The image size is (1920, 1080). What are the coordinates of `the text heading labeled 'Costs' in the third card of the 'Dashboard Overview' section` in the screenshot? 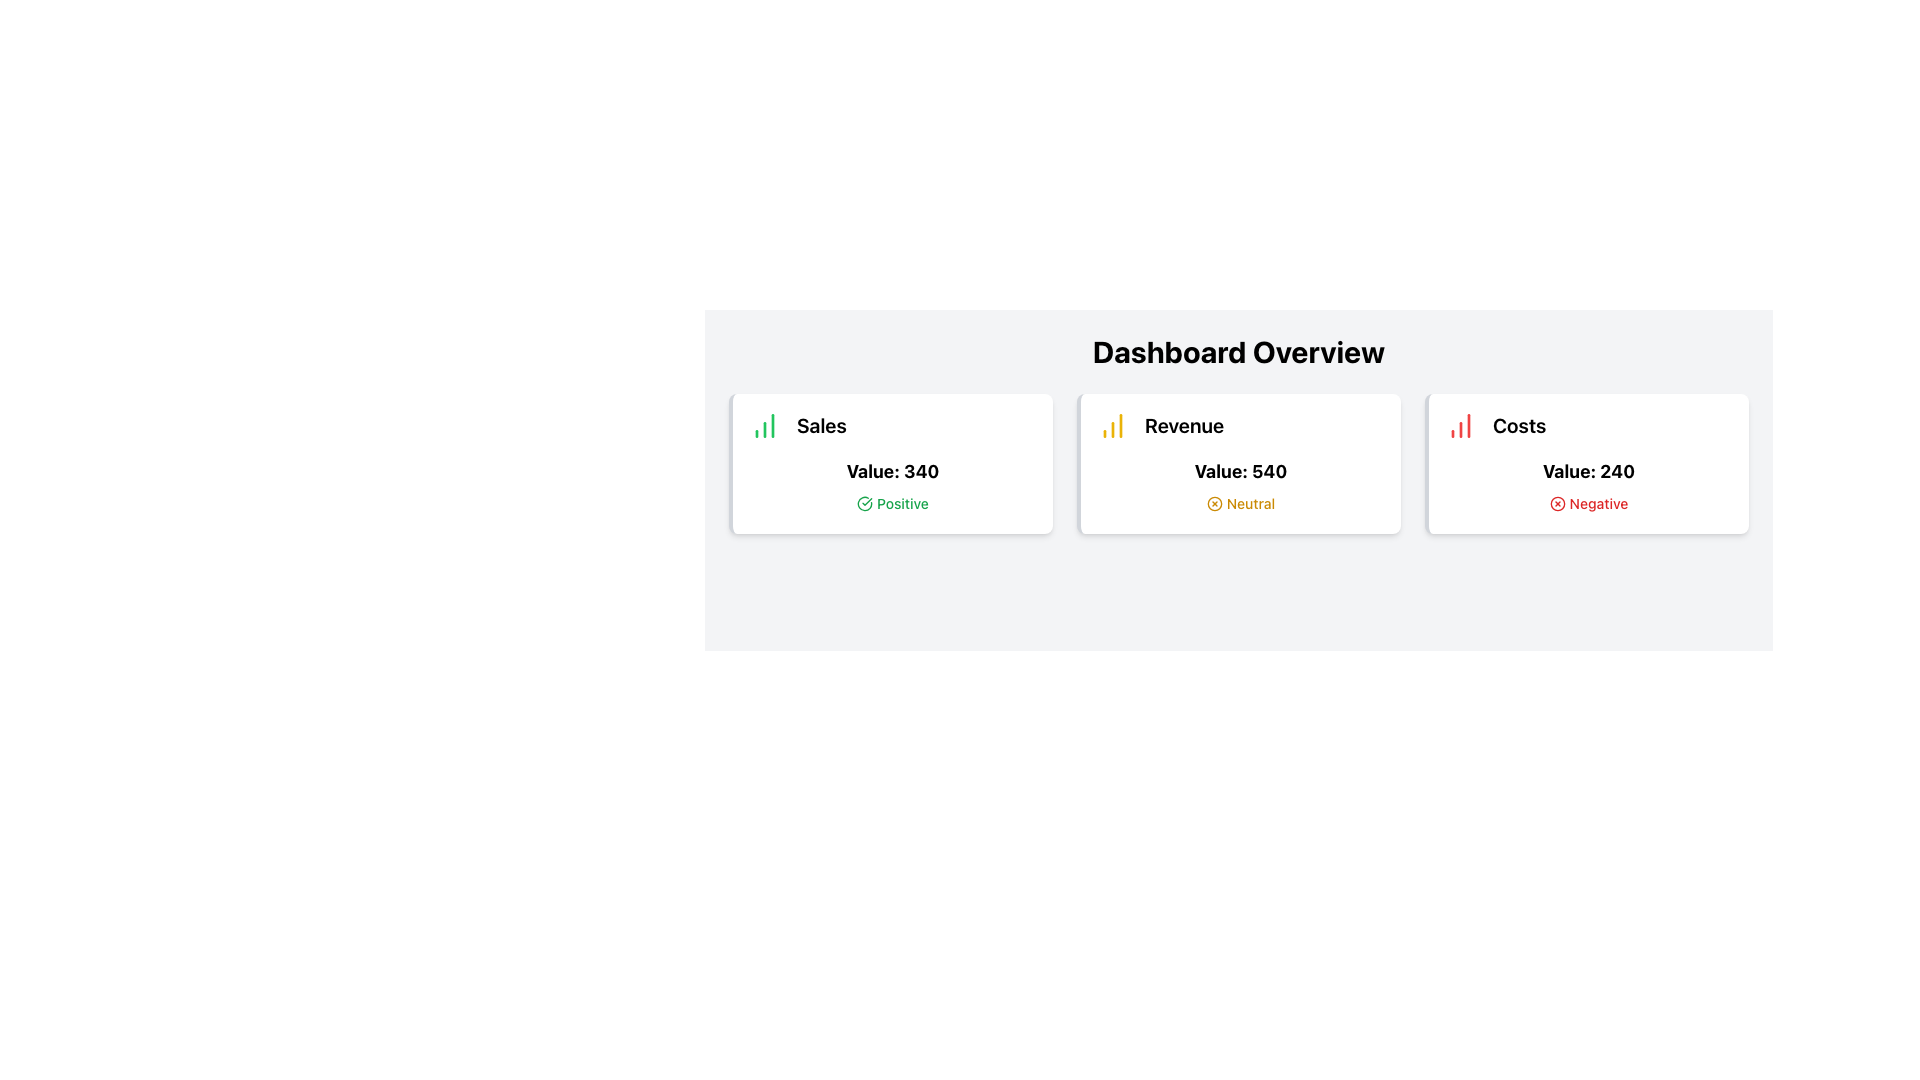 It's located at (1519, 424).